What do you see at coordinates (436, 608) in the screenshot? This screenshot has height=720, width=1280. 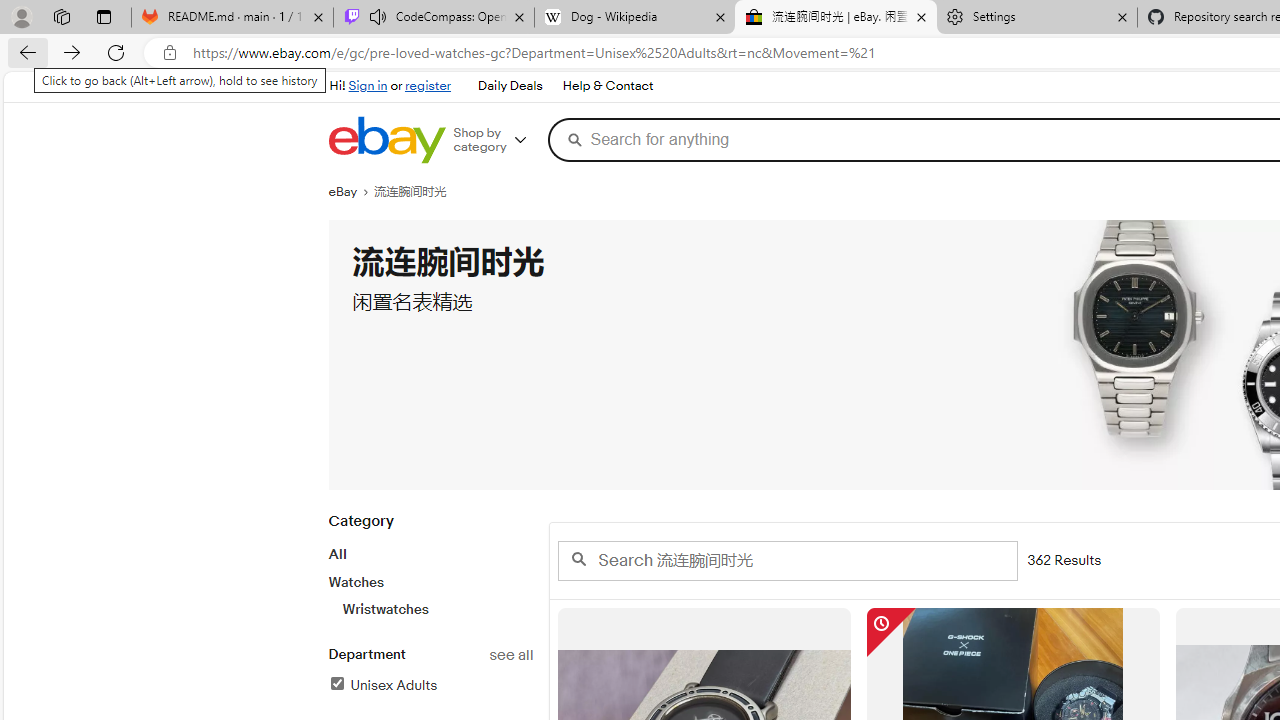 I see `'Wristwatches'` at bounding box center [436, 608].